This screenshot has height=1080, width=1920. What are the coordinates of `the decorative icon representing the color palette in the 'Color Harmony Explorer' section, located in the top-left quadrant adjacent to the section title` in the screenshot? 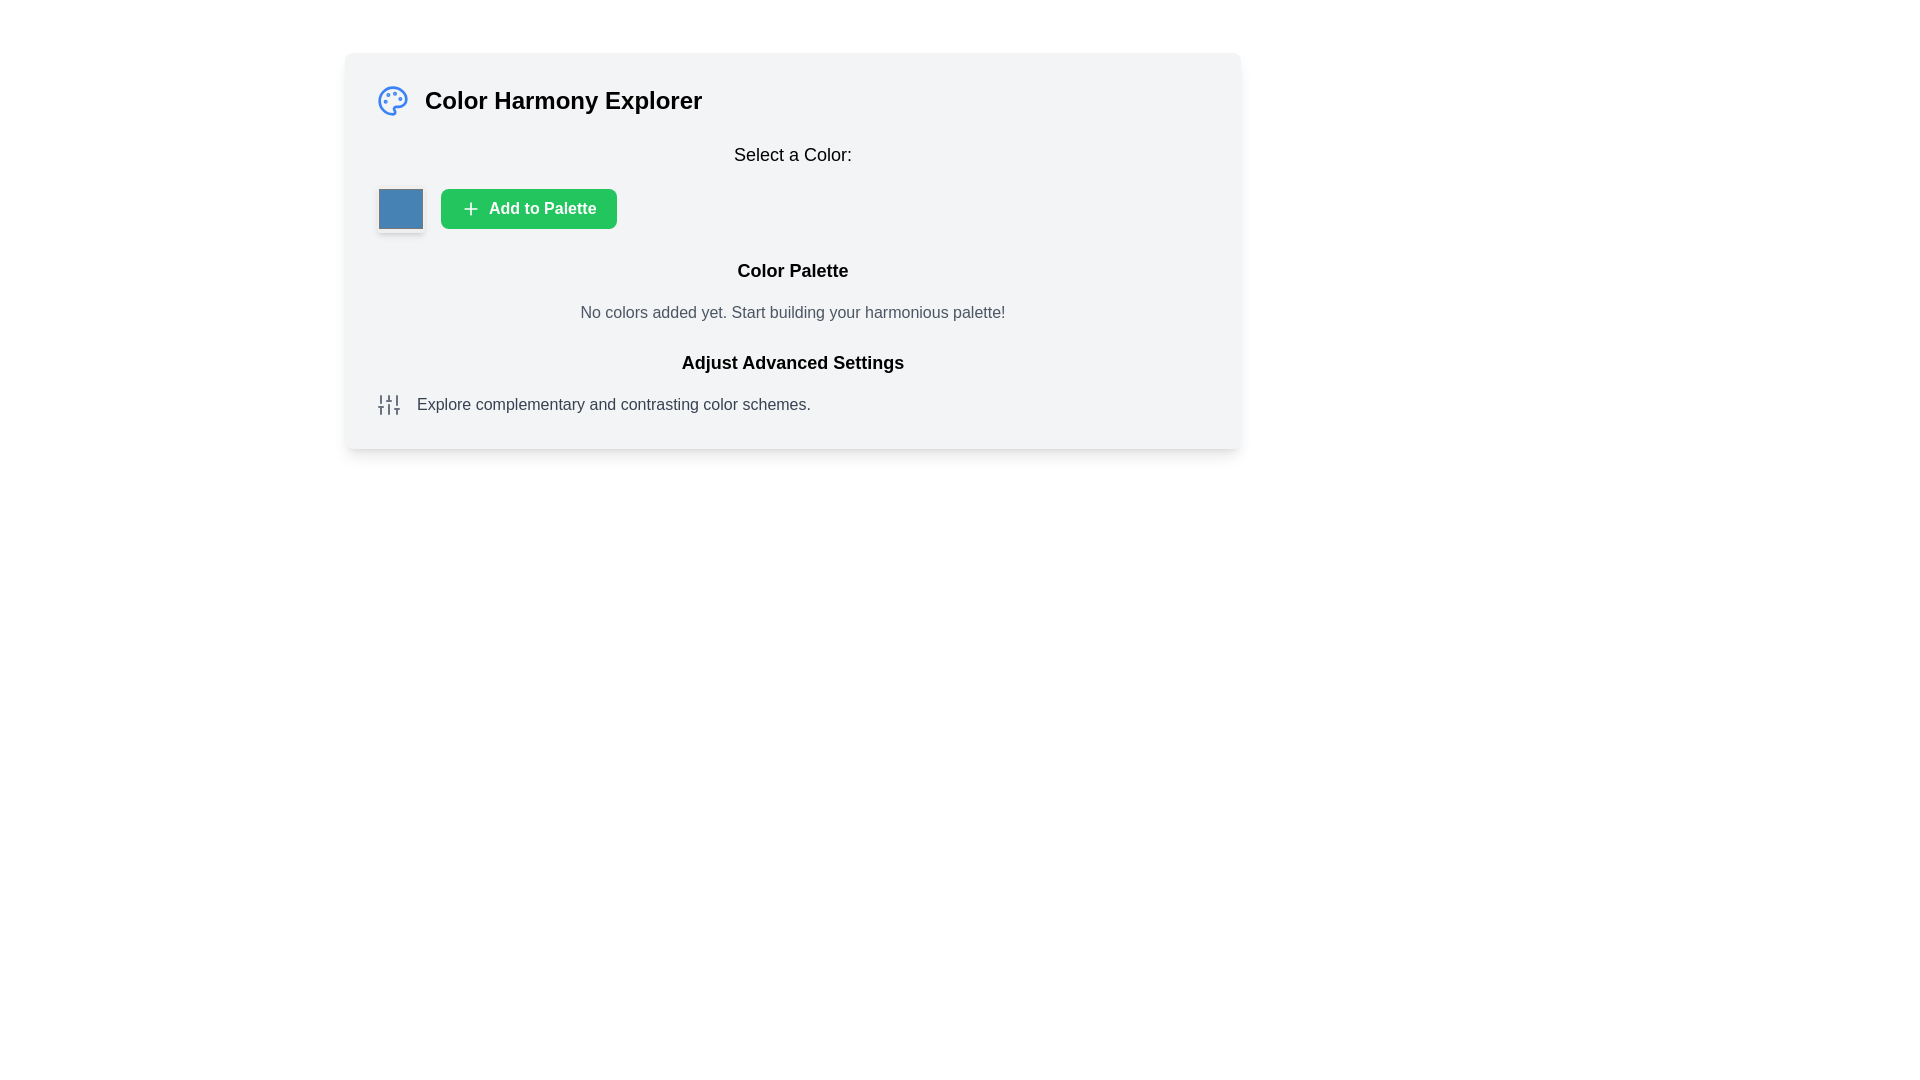 It's located at (393, 100).